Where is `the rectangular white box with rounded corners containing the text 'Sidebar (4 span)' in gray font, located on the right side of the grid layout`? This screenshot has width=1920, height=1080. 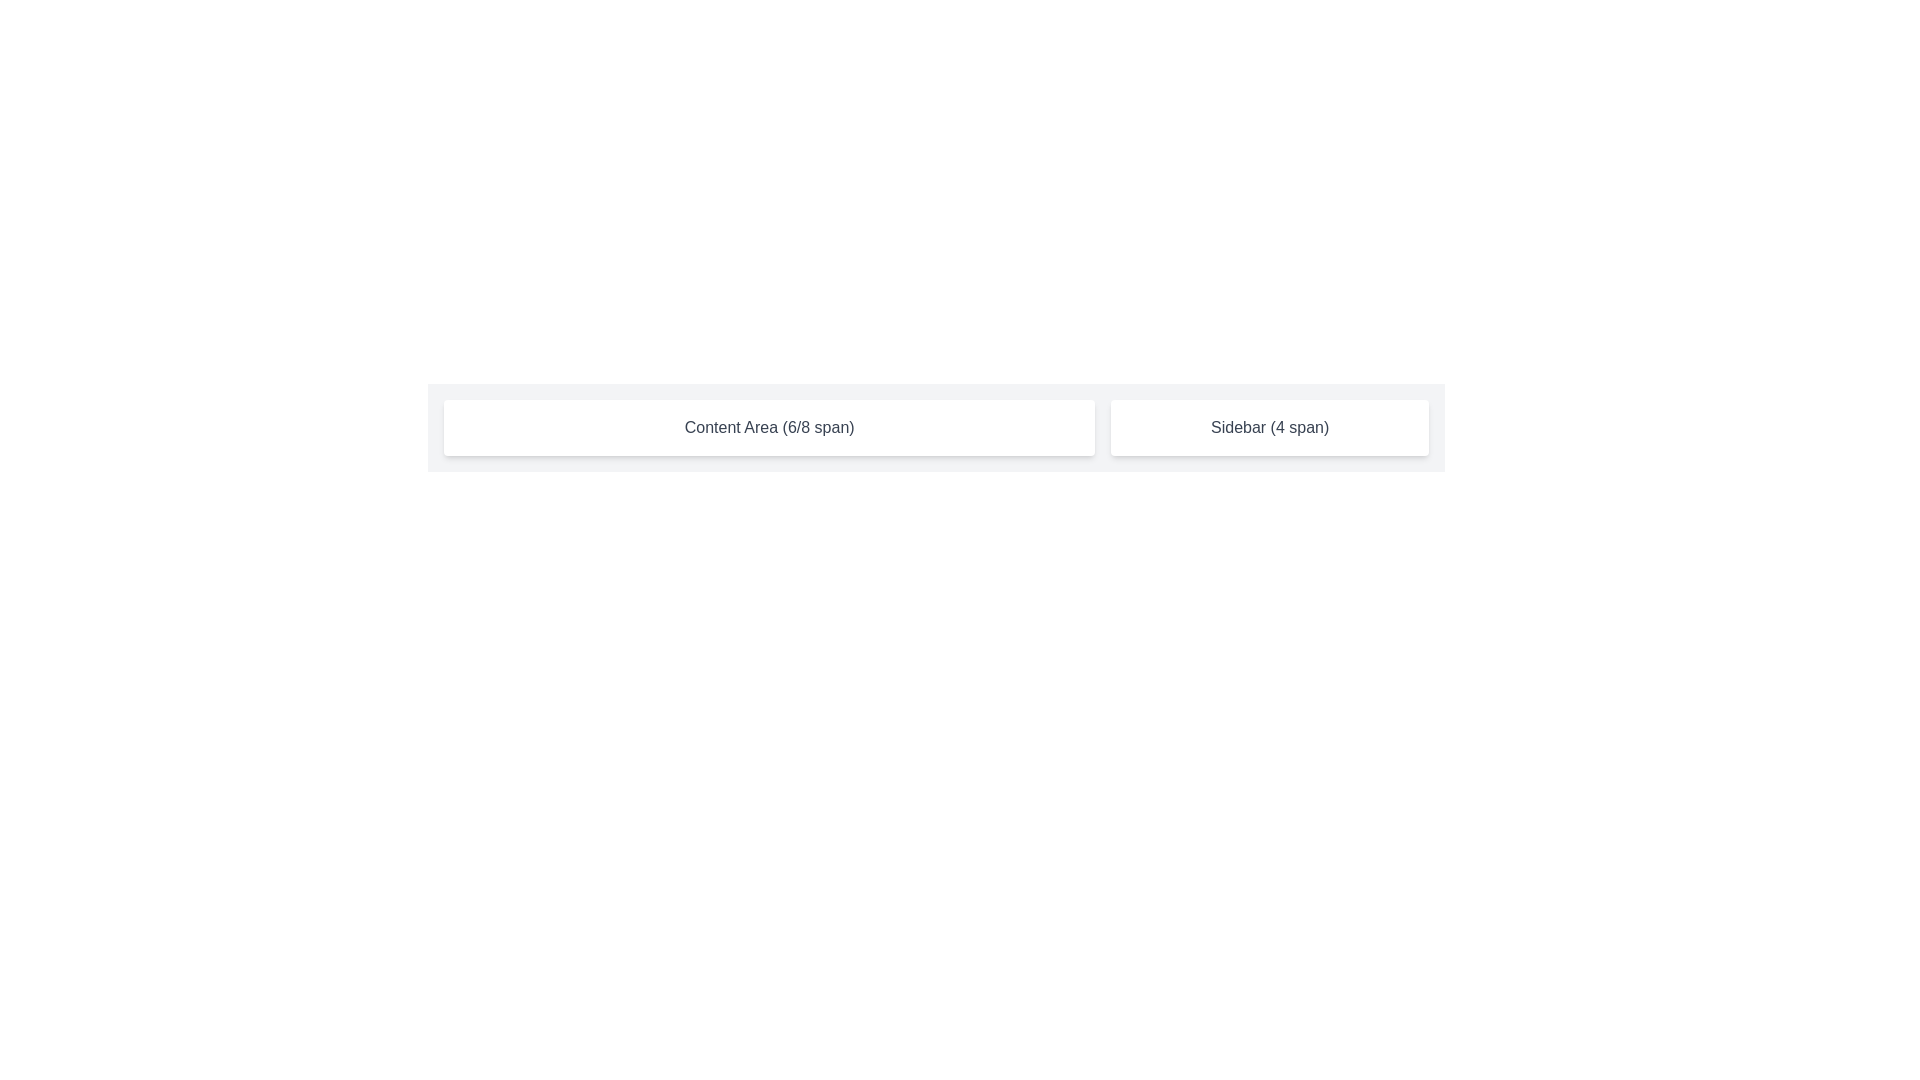
the rectangular white box with rounded corners containing the text 'Sidebar (4 span)' in gray font, located on the right side of the grid layout is located at coordinates (1269, 427).